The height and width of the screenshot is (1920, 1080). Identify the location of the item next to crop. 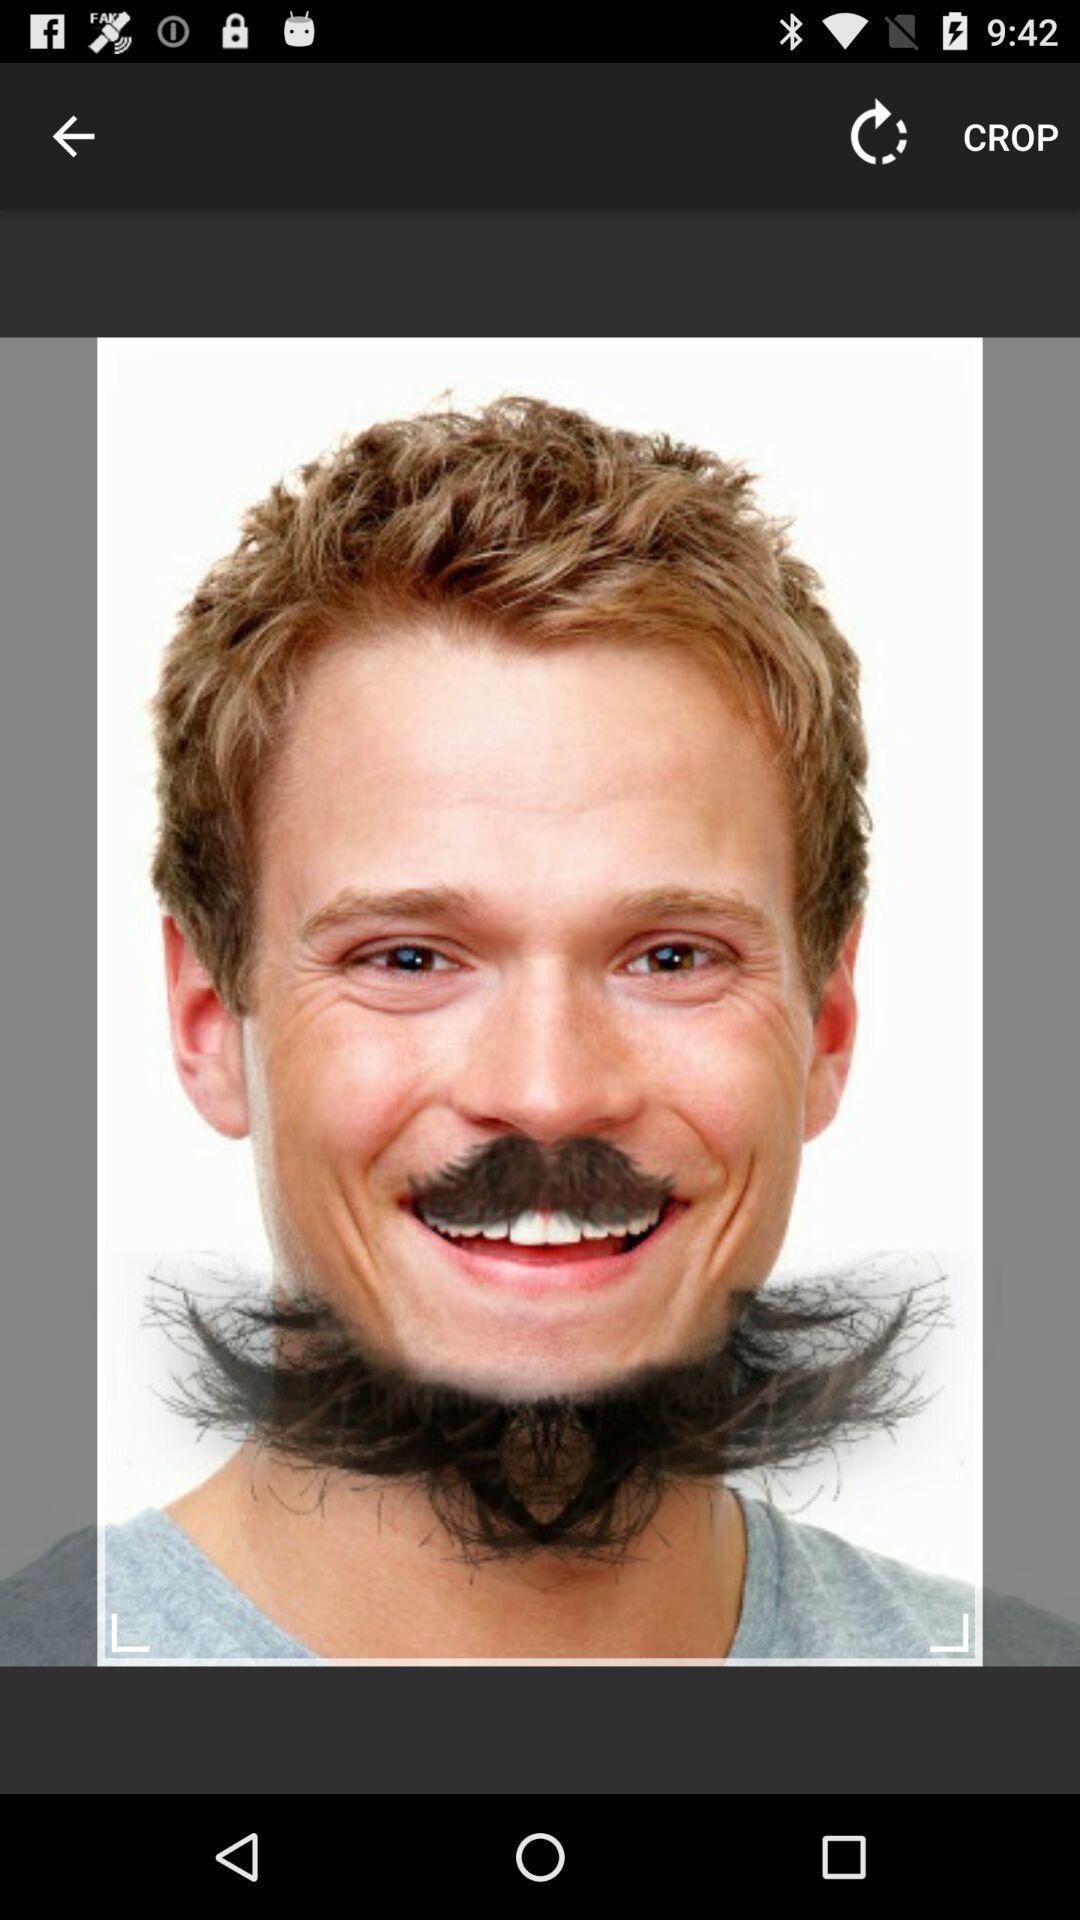
(878, 135).